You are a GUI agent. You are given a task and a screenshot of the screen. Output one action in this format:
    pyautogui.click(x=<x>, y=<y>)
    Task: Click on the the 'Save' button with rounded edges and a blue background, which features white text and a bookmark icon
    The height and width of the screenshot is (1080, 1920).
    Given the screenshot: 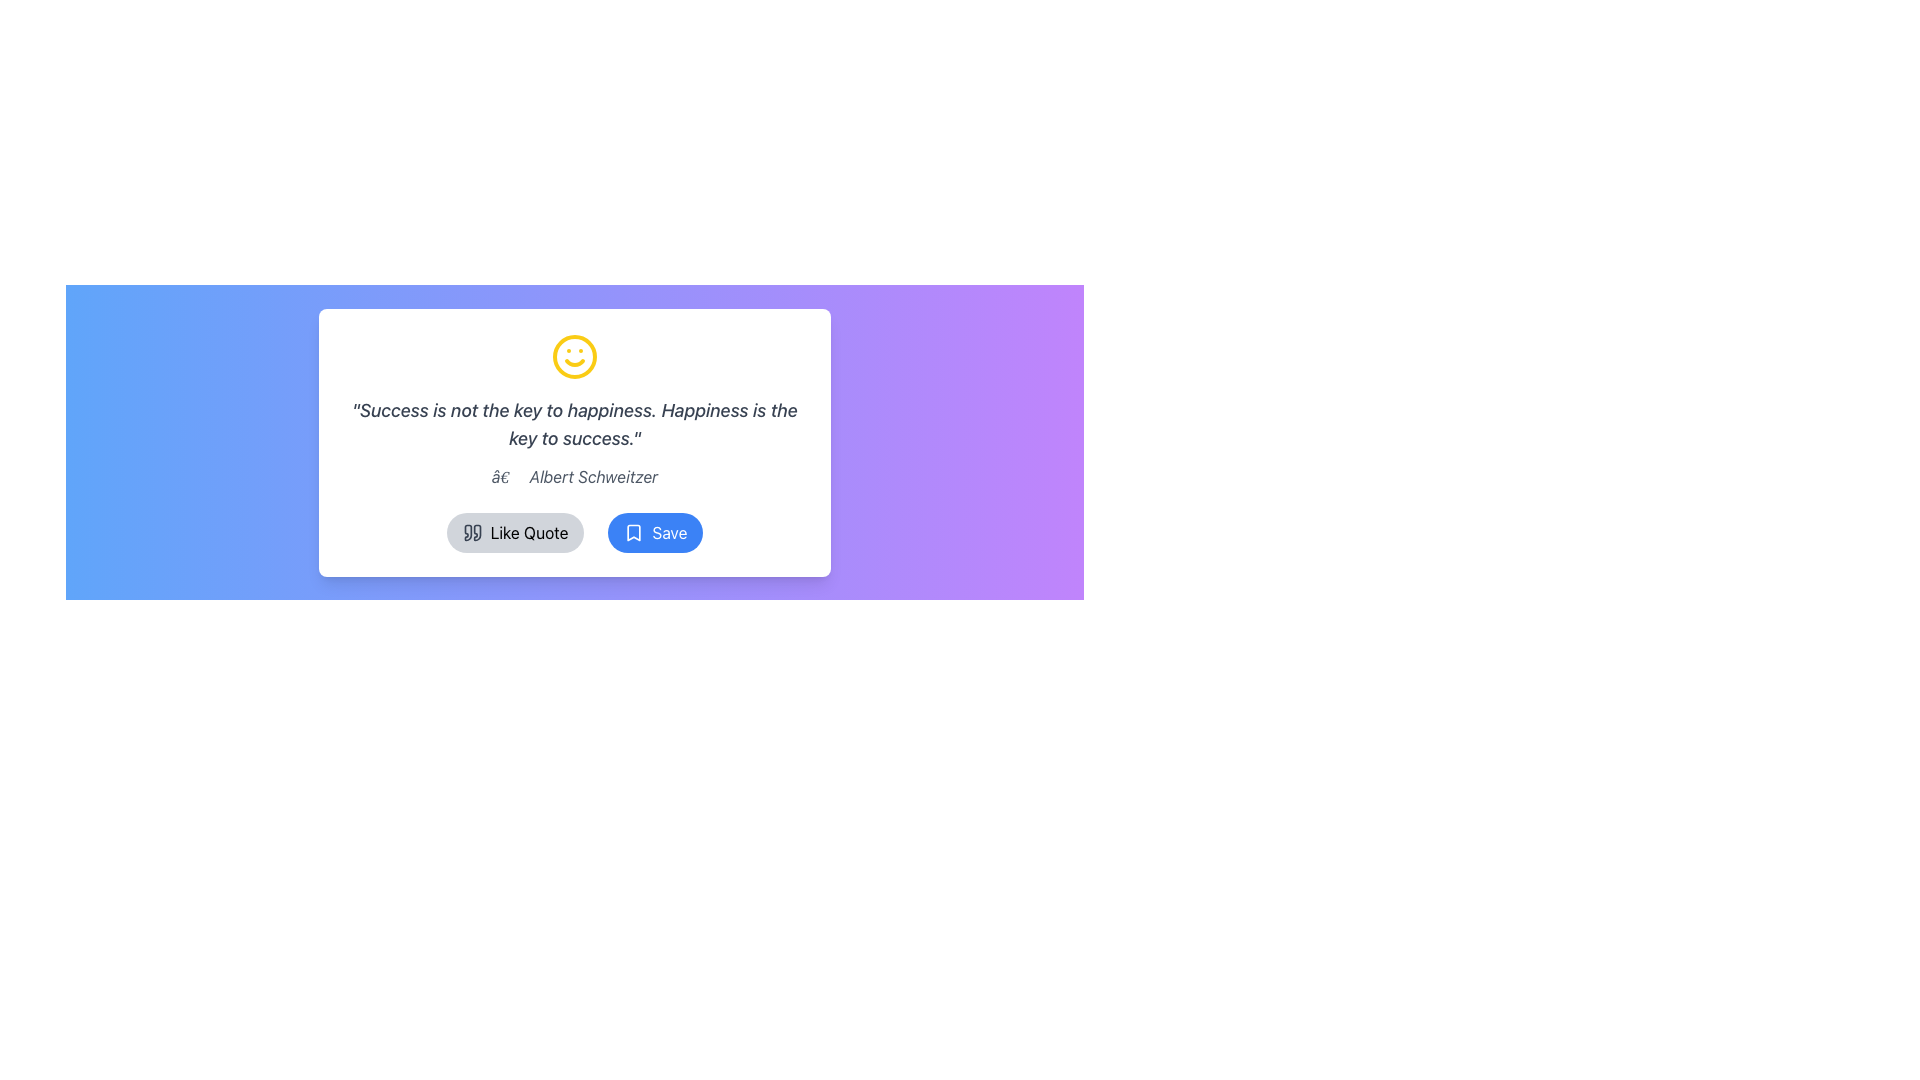 What is the action you would take?
    pyautogui.click(x=655, y=531)
    